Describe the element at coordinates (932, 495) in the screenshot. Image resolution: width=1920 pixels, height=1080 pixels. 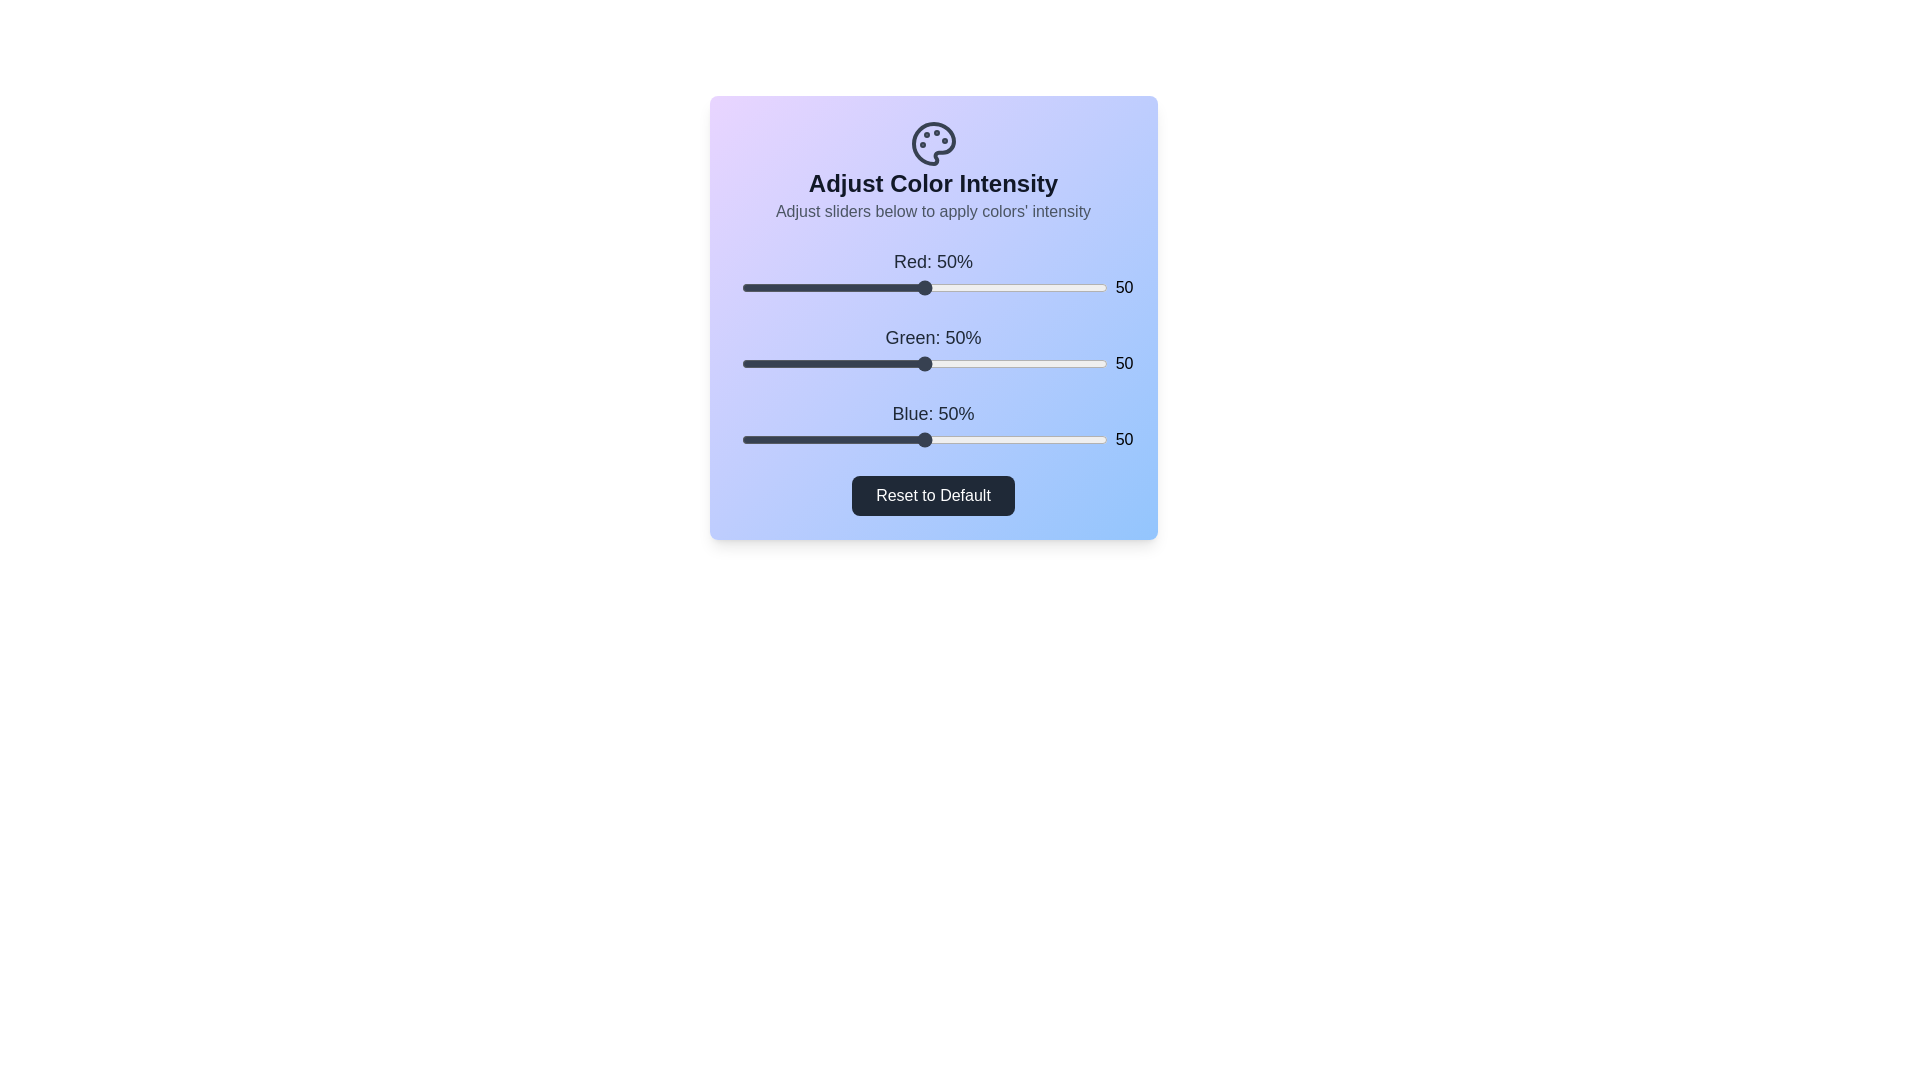
I see `'Reset to Default' button to reset all sliders` at that location.